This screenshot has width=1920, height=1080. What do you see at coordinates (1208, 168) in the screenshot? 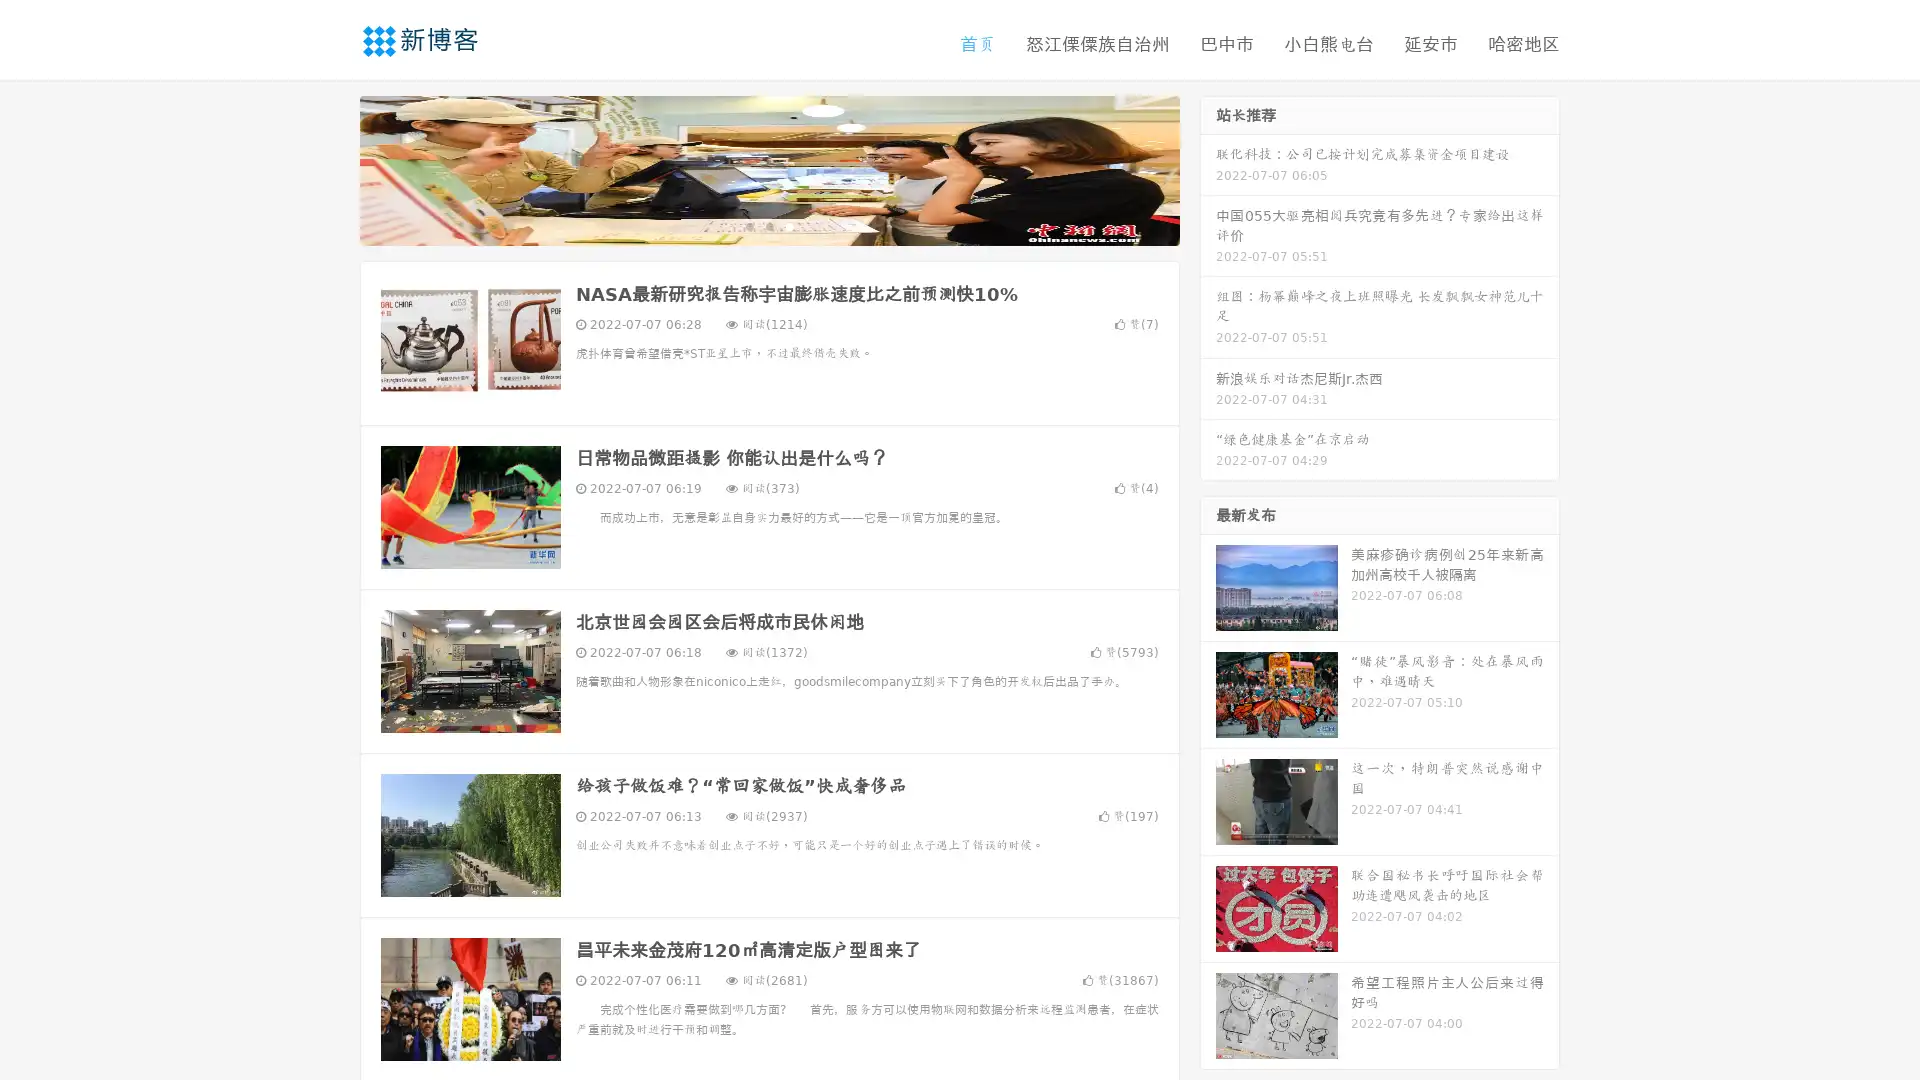
I see `Next slide` at bounding box center [1208, 168].